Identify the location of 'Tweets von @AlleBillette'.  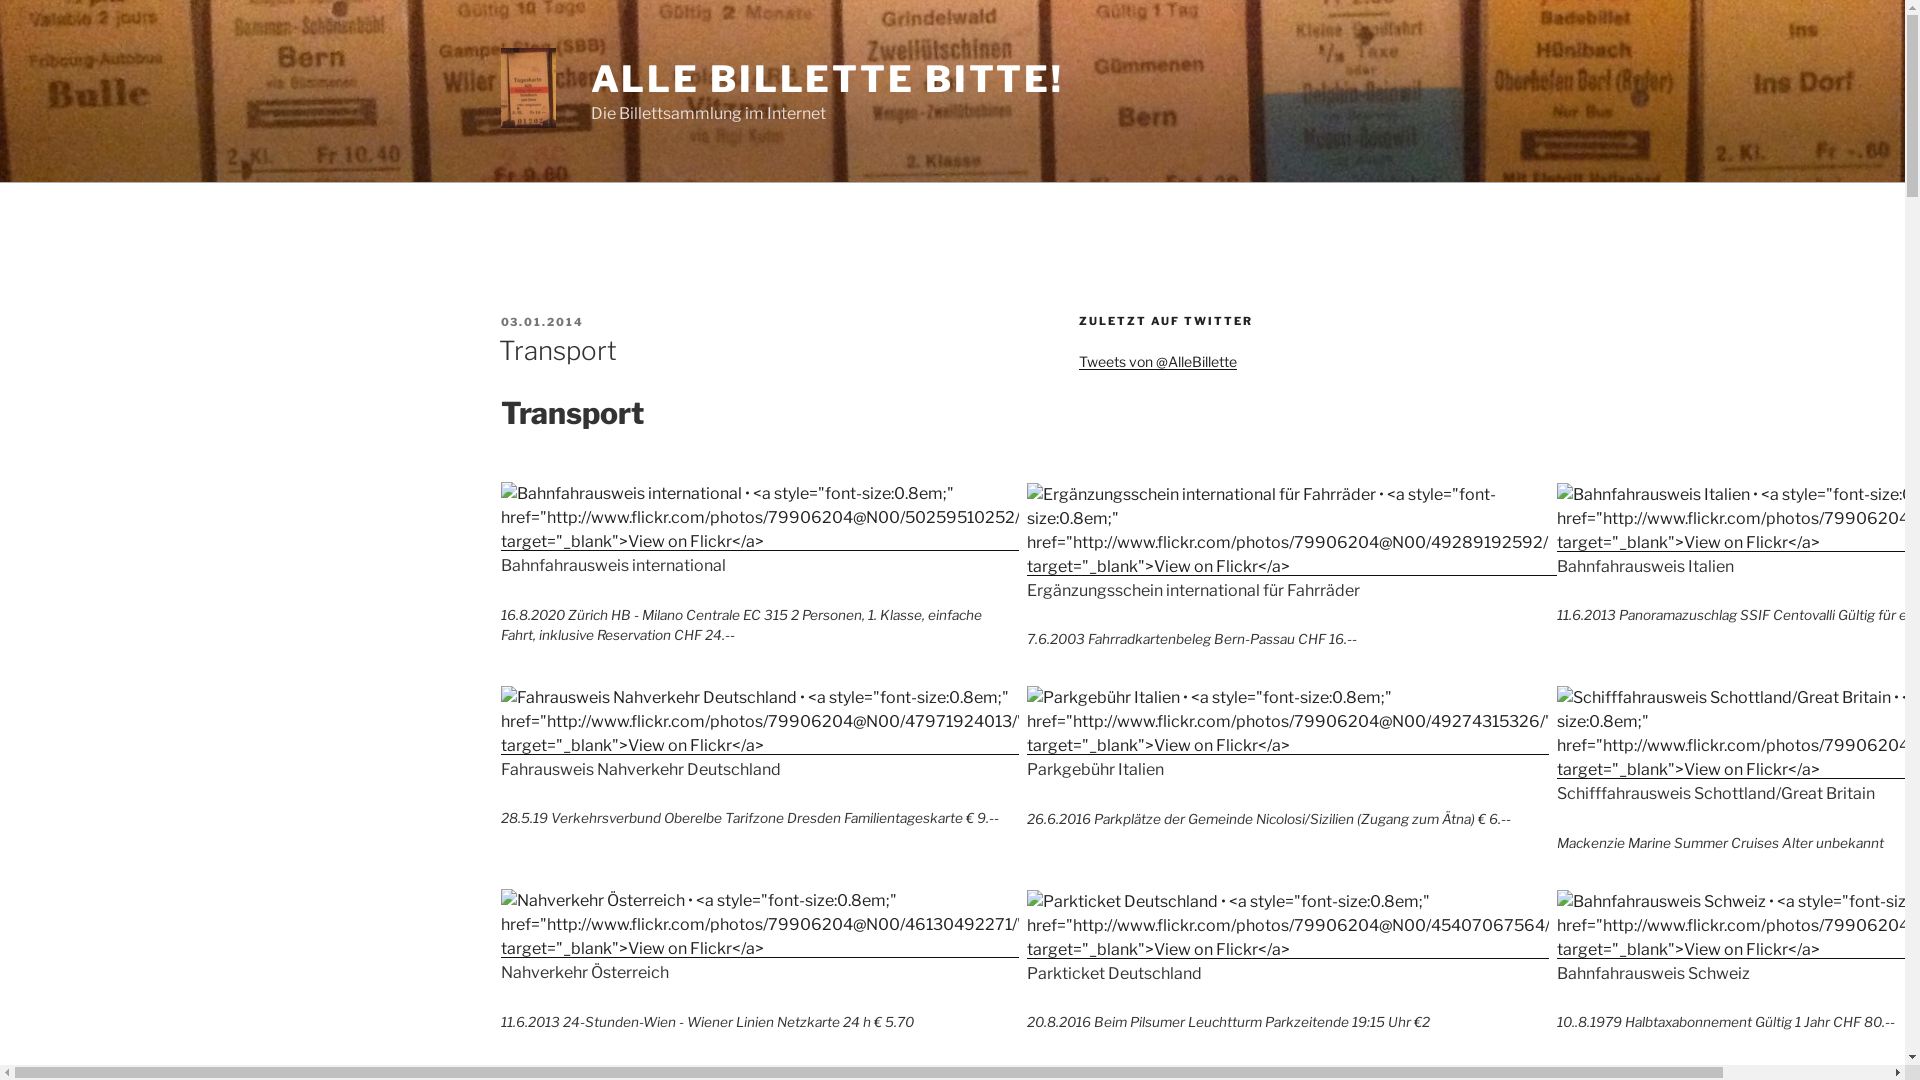
(1157, 361).